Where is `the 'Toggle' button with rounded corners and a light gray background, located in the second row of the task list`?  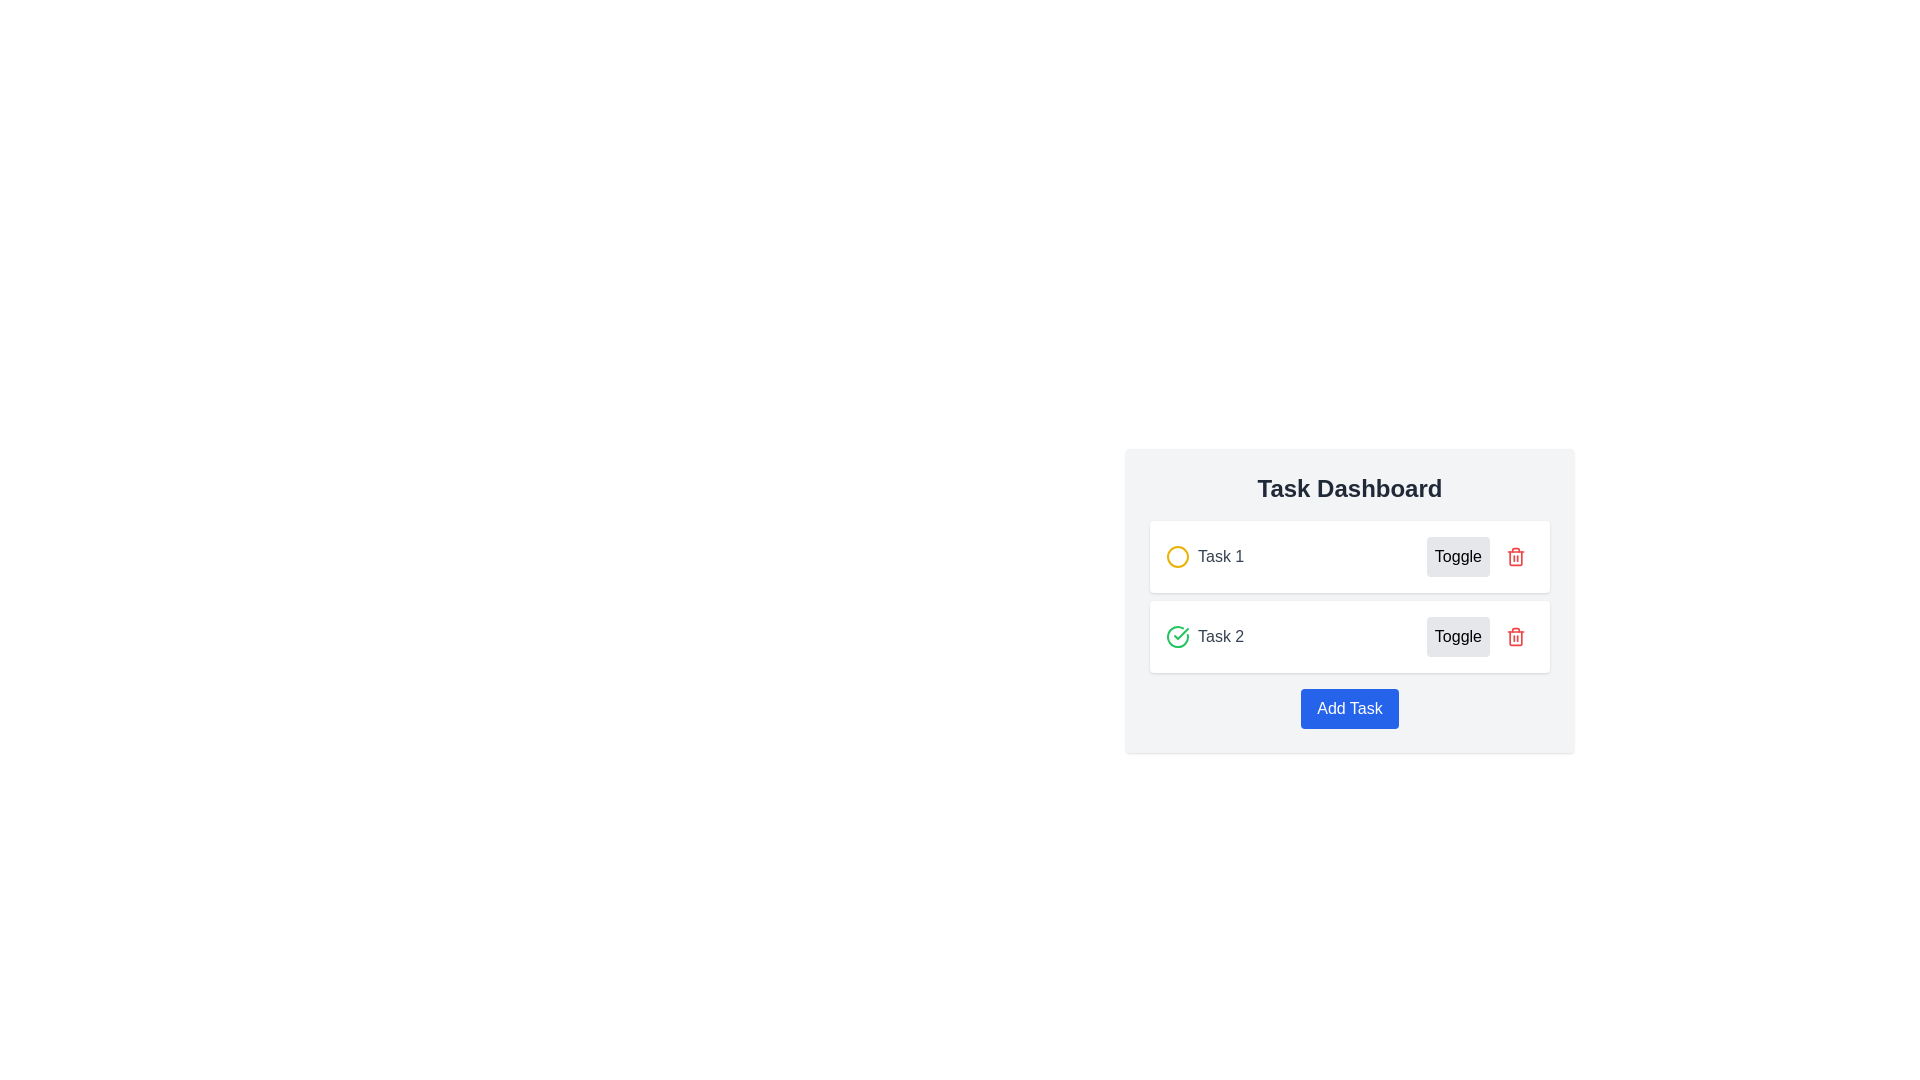
the 'Toggle' button with rounded corners and a light gray background, located in the second row of the task list is located at coordinates (1480, 636).